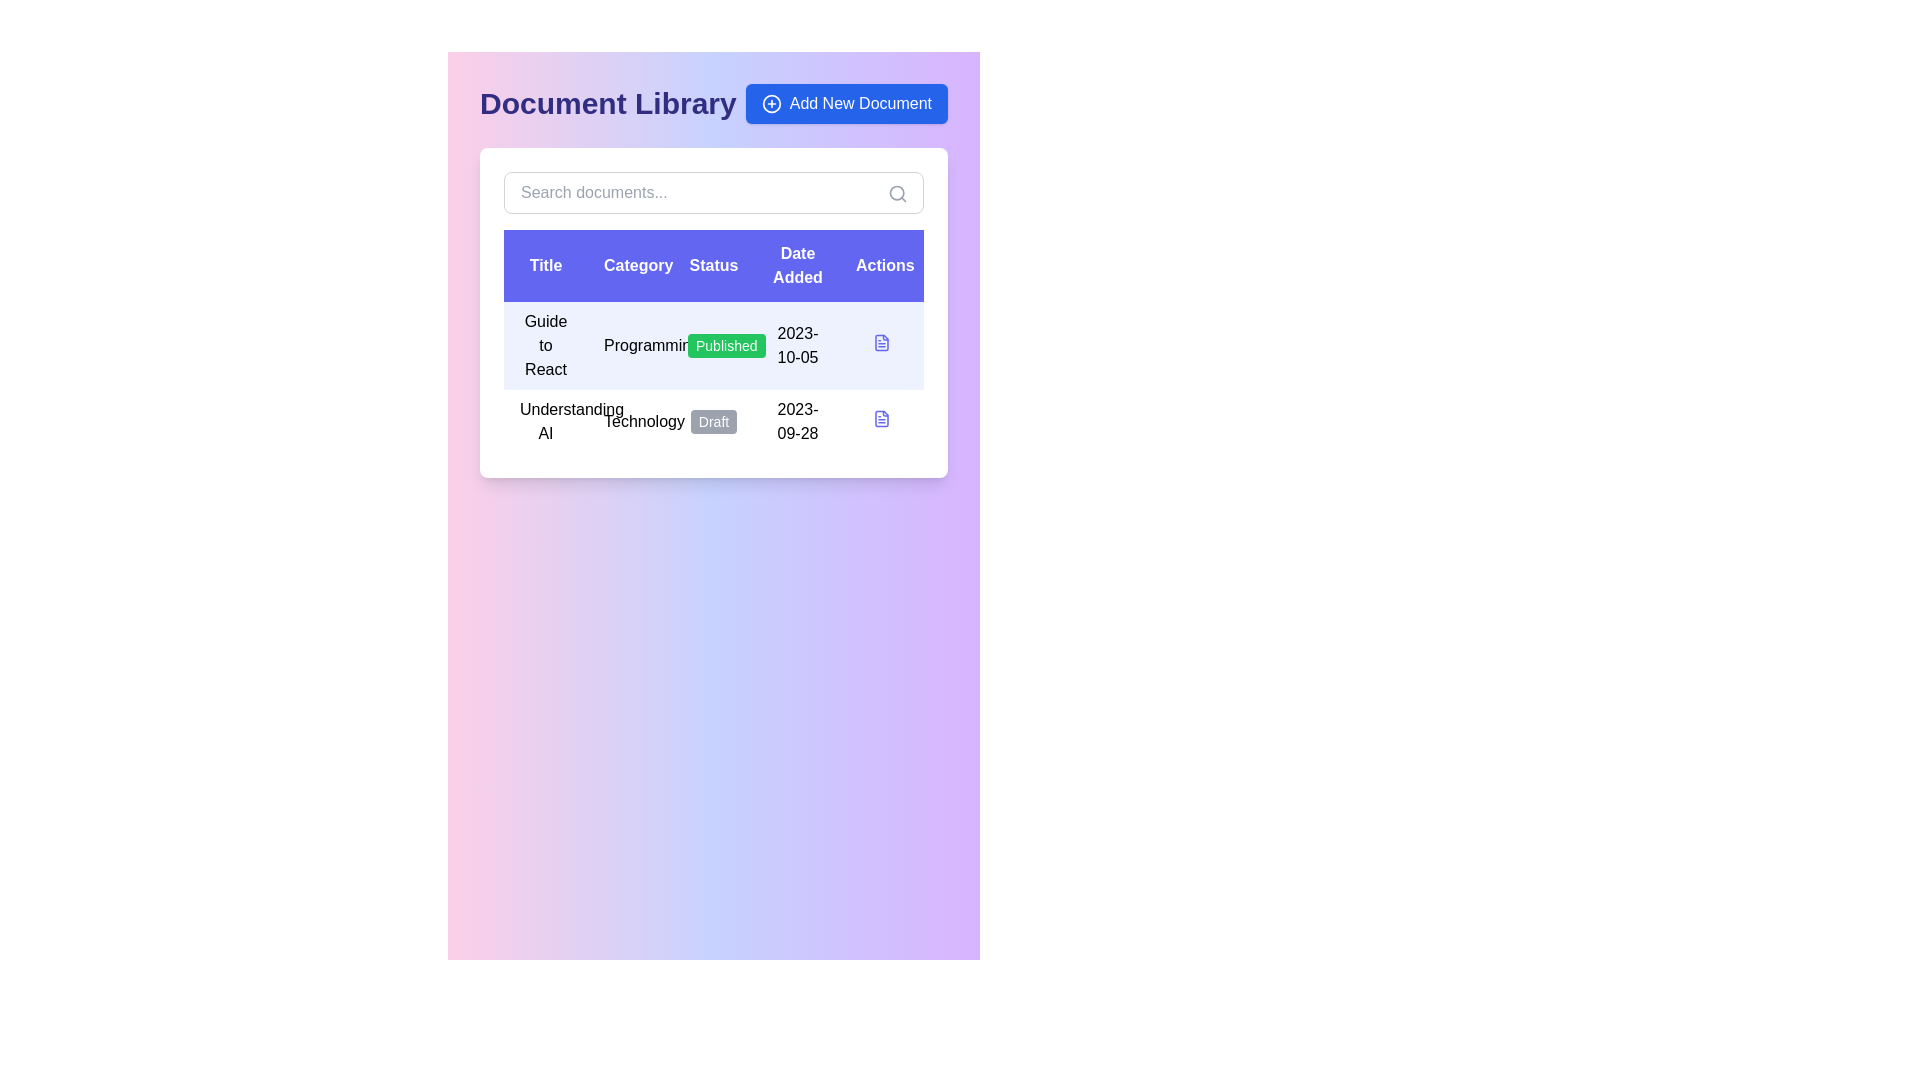  Describe the element at coordinates (714, 420) in the screenshot. I see `the draft status label located in the third column of the second row of the 'Document Library' table, which indicates that the corresponding document is in a draft state` at that location.